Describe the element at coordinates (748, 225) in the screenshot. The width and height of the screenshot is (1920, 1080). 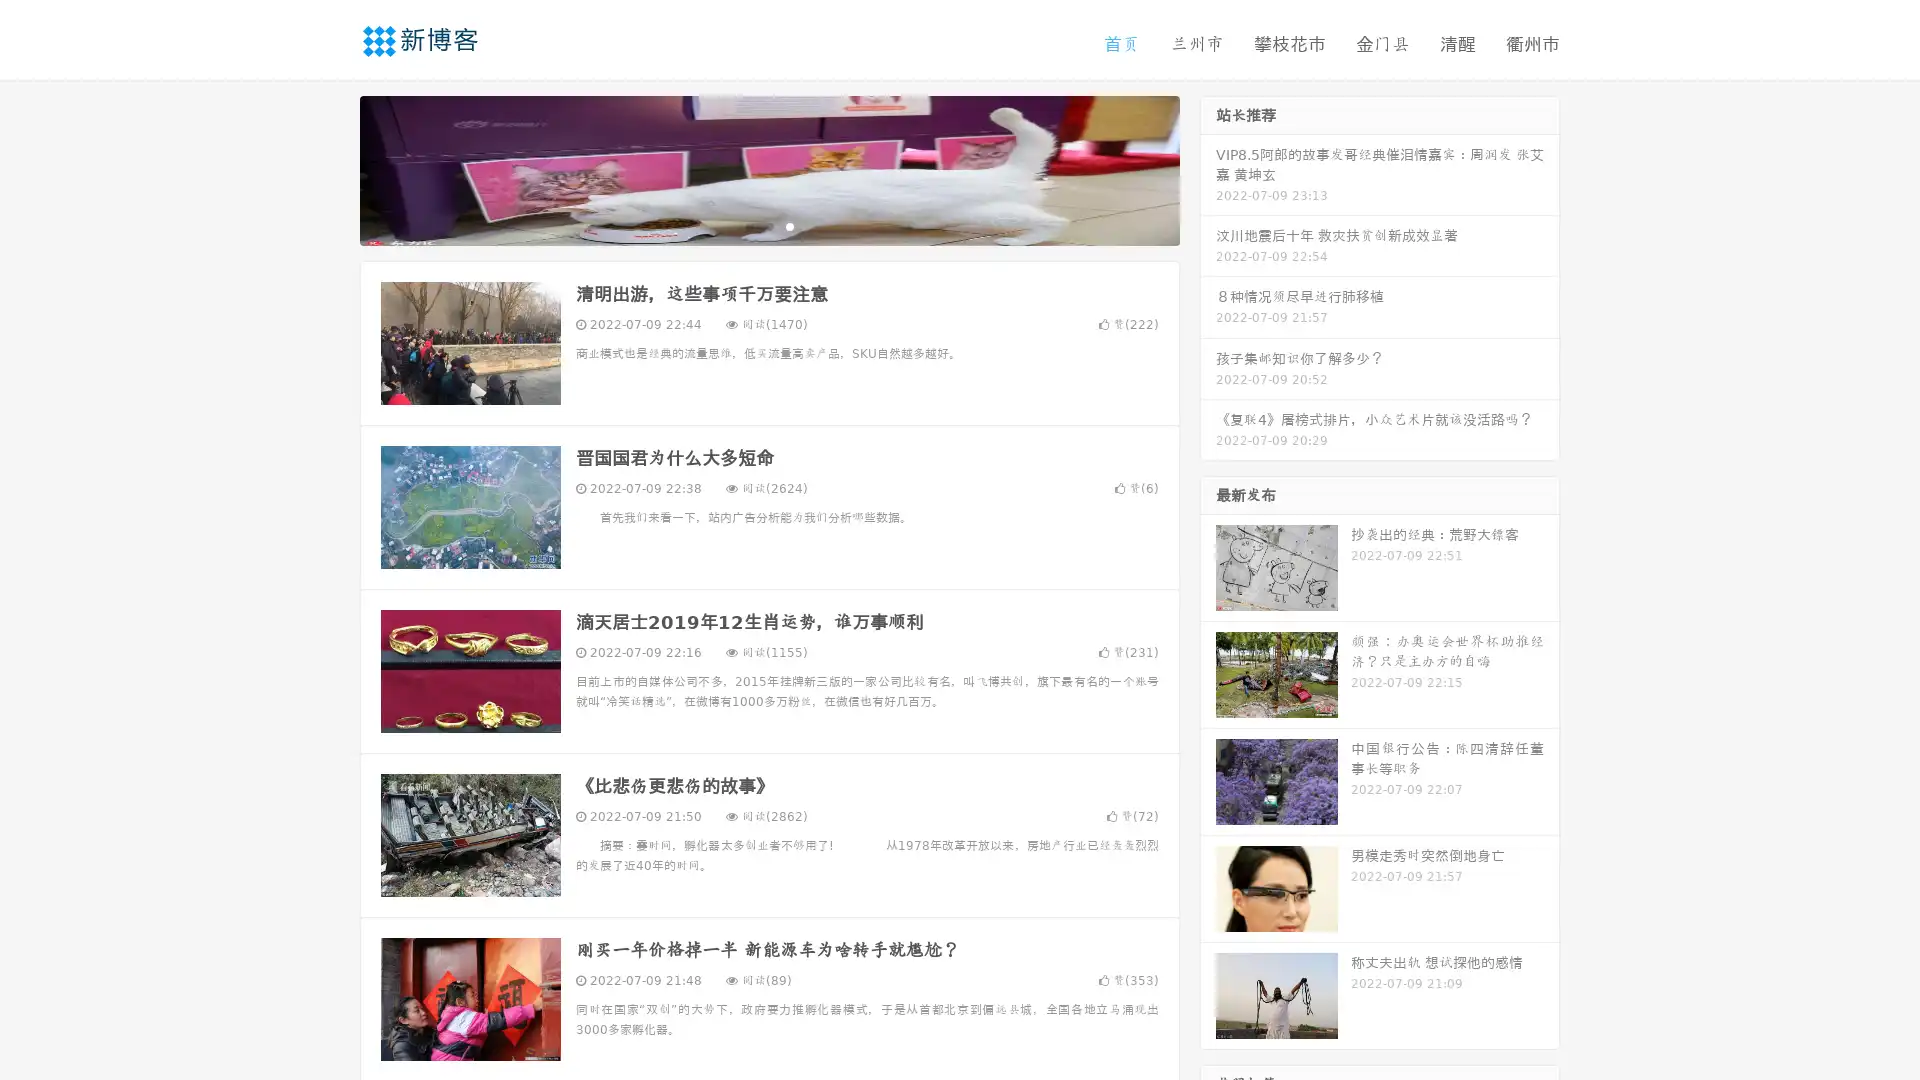
I see `Go to slide 1` at that location.